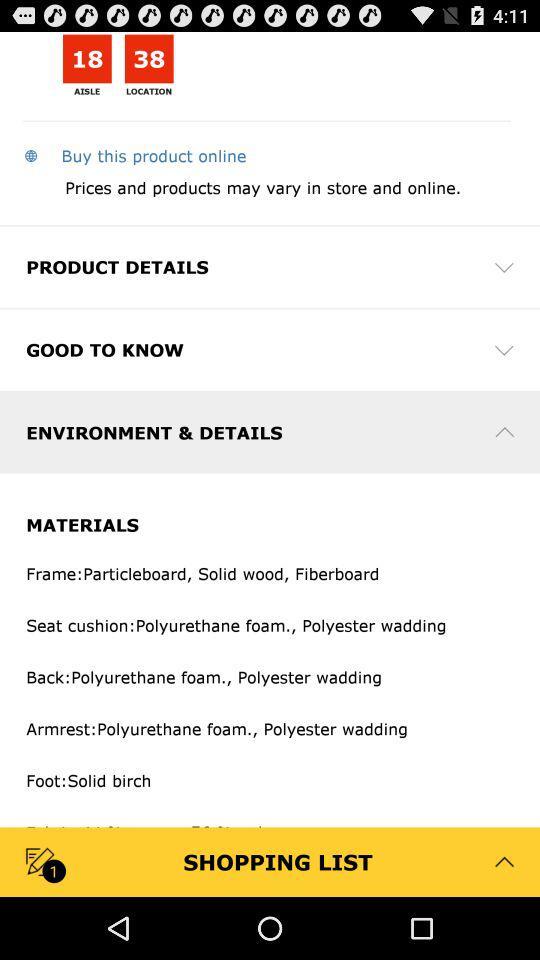 This screenshot has width=540, height=960. I want to click on the app above prices and products app, so click(134, 154).